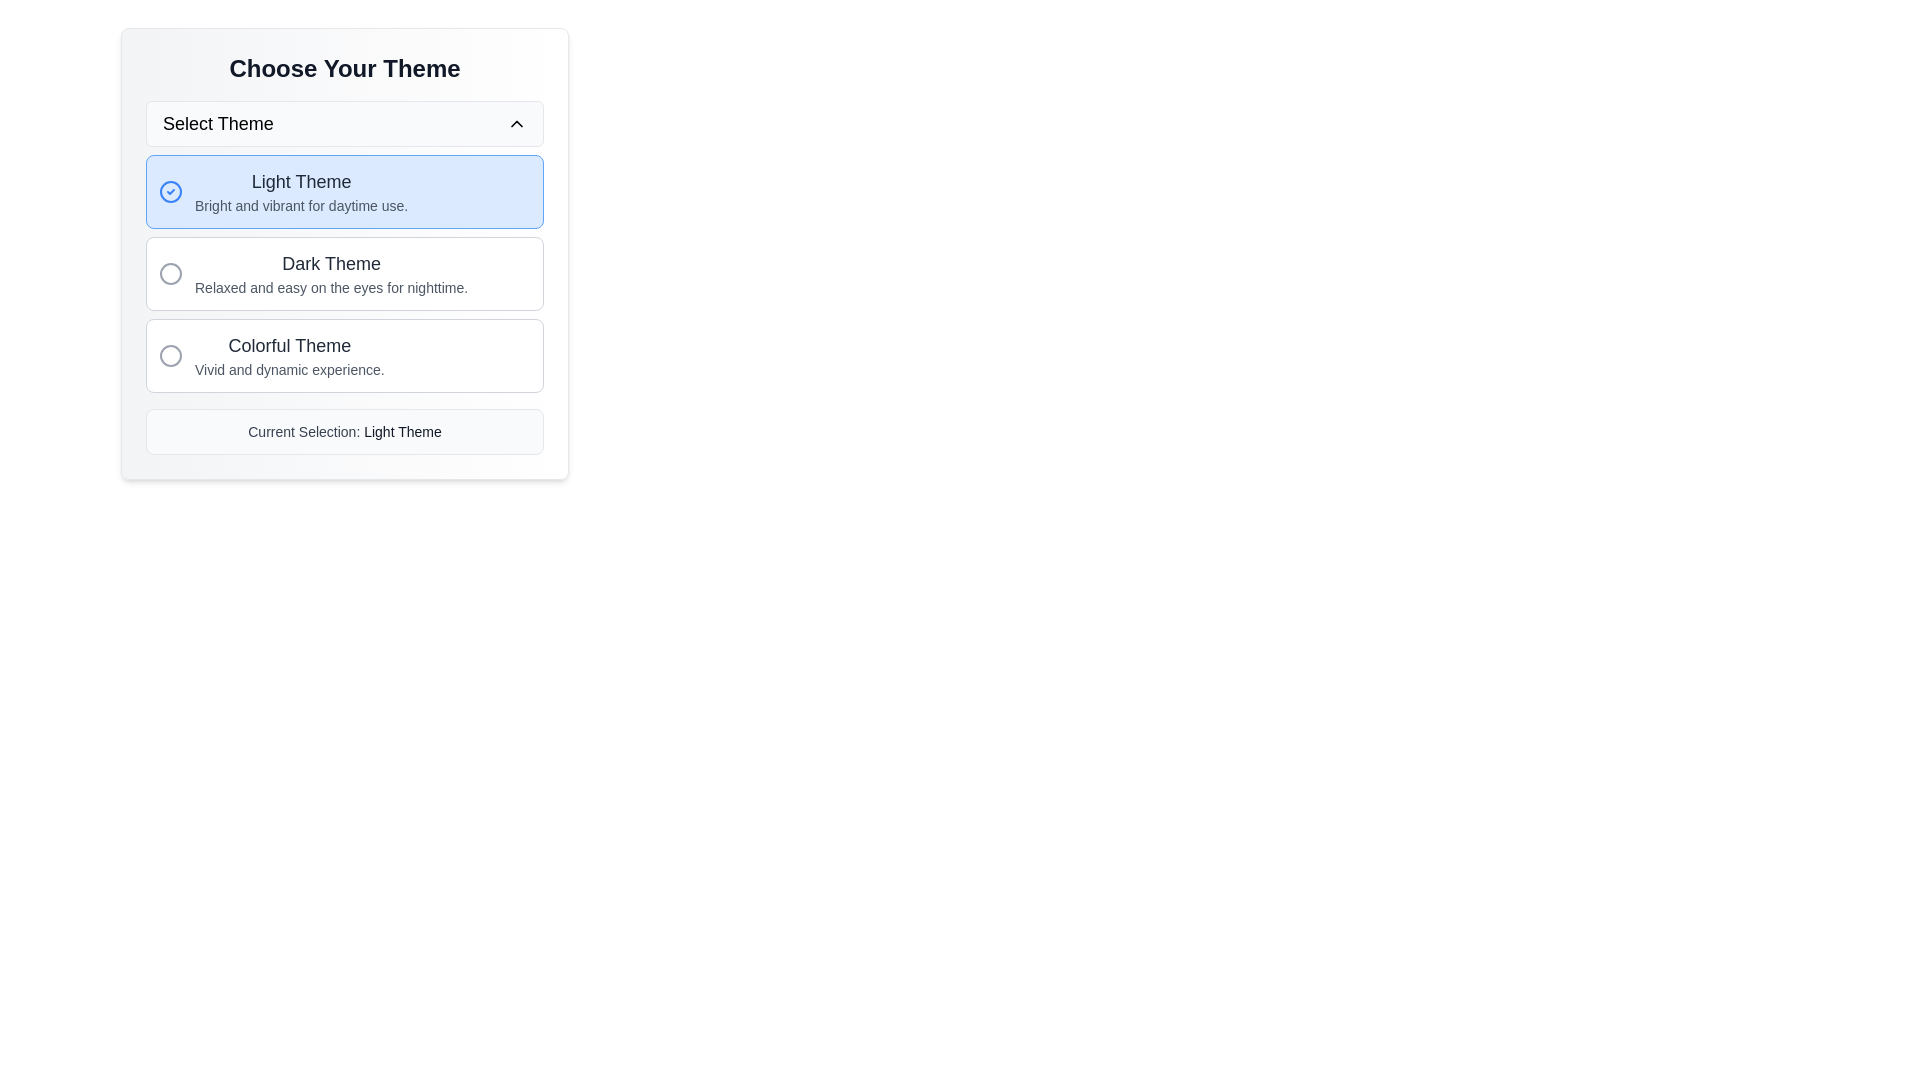 The width and height of the screenshot is (1920, 1080). What do you see at coordinates (171, 192) in the screenshot?
I see `the Selection Indicator icon for the 'Light Theme' option, which visually indicates the currently active choice` at bounding box center [171, 192].